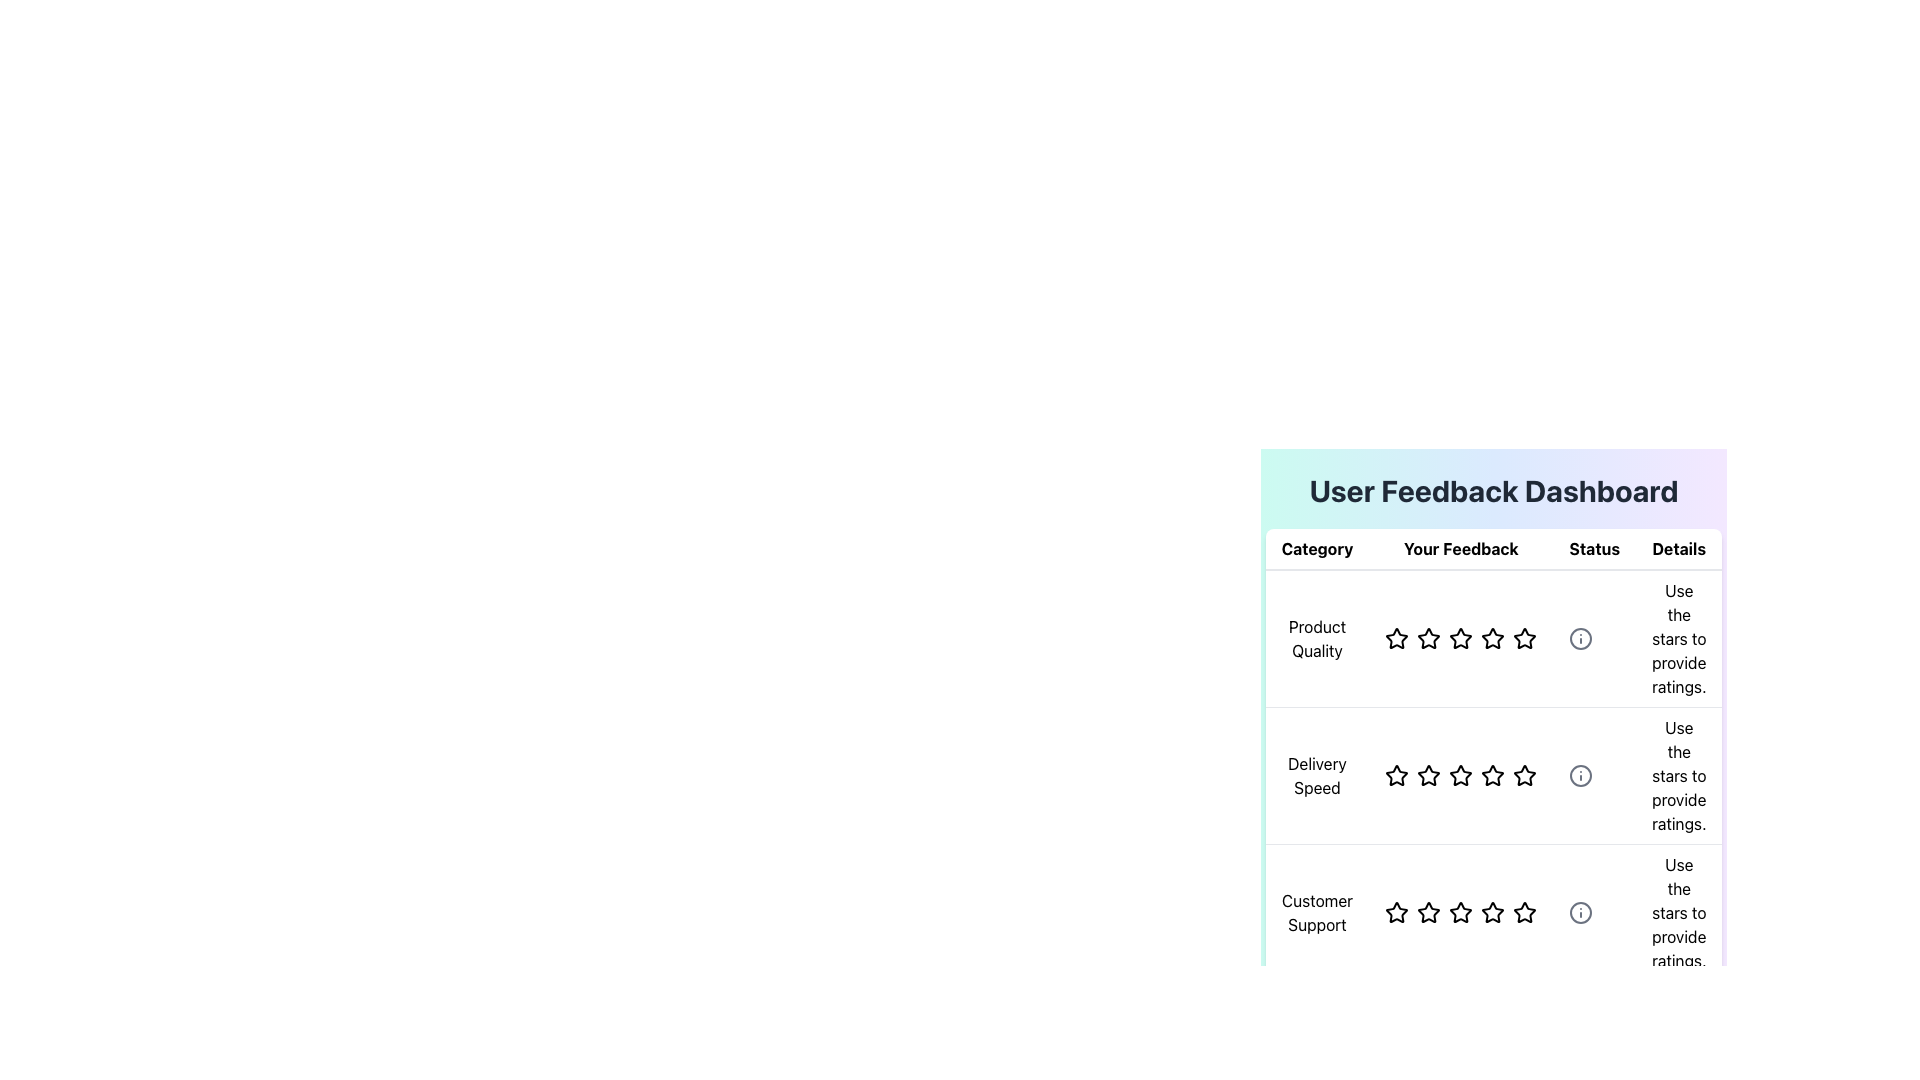  What do you see at coordinates (1317, 774) in the screenshot?
I see `the Text Label in the second row of the feedback table under the 'Category' column, which indicates the category being evaluated` at bounding box center [1317, 774].